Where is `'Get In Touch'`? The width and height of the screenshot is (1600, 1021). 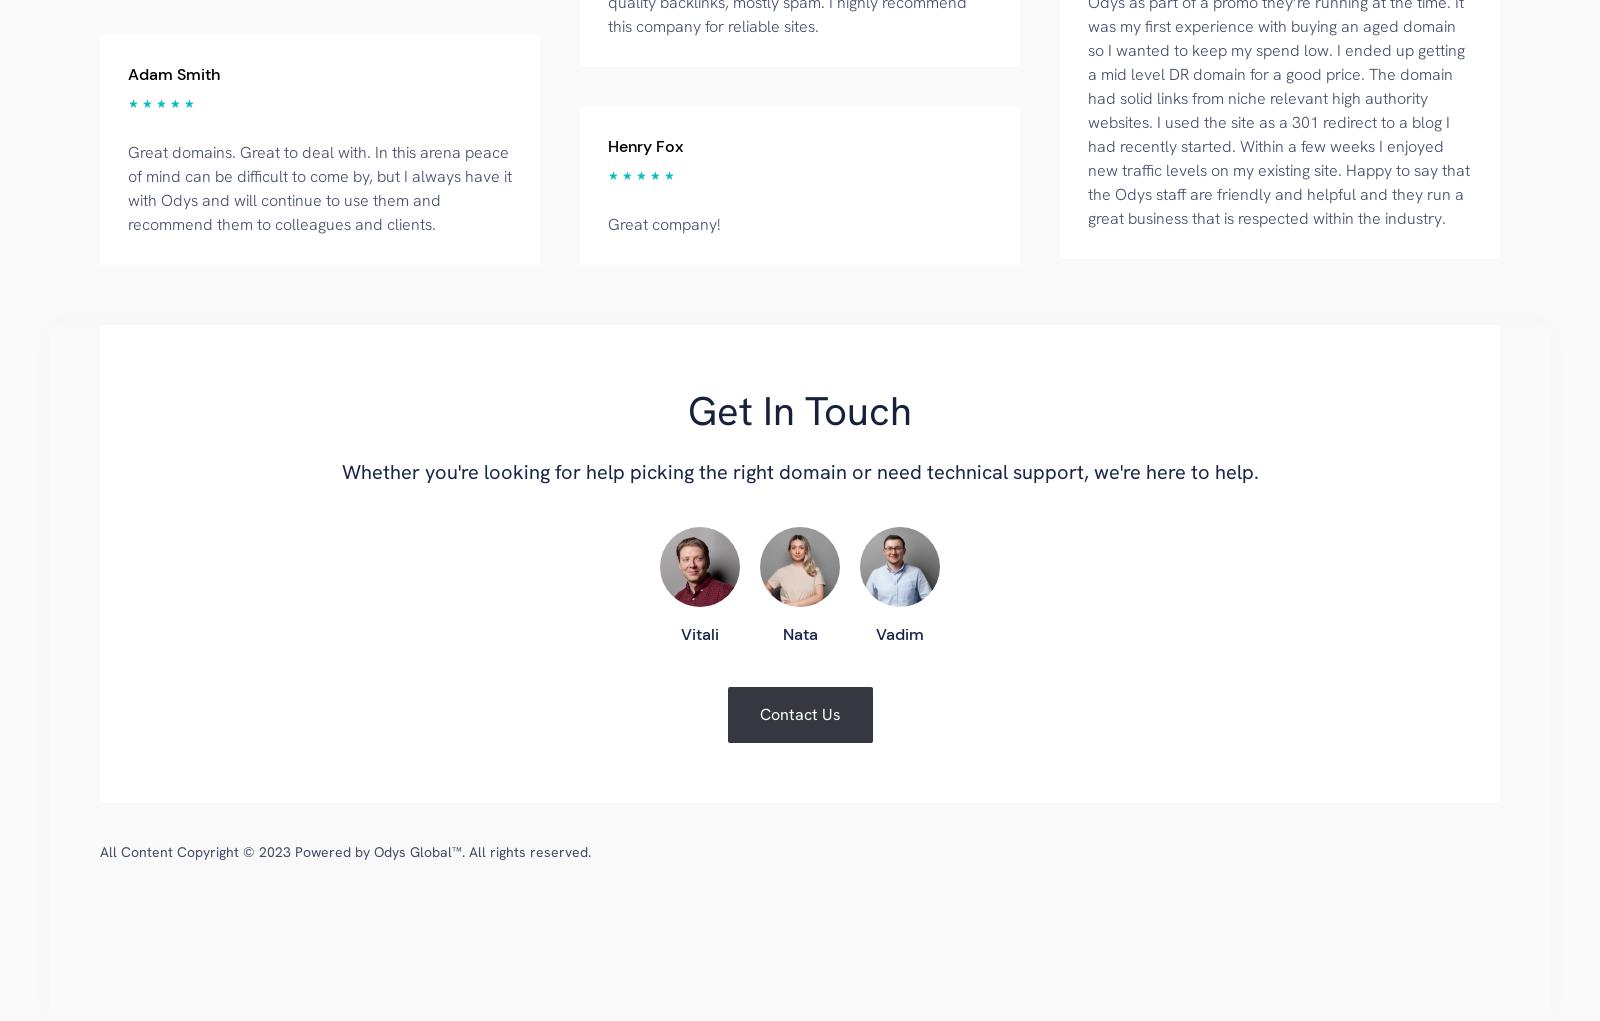 'Get In Touch' is located at coordinates (800, 409).